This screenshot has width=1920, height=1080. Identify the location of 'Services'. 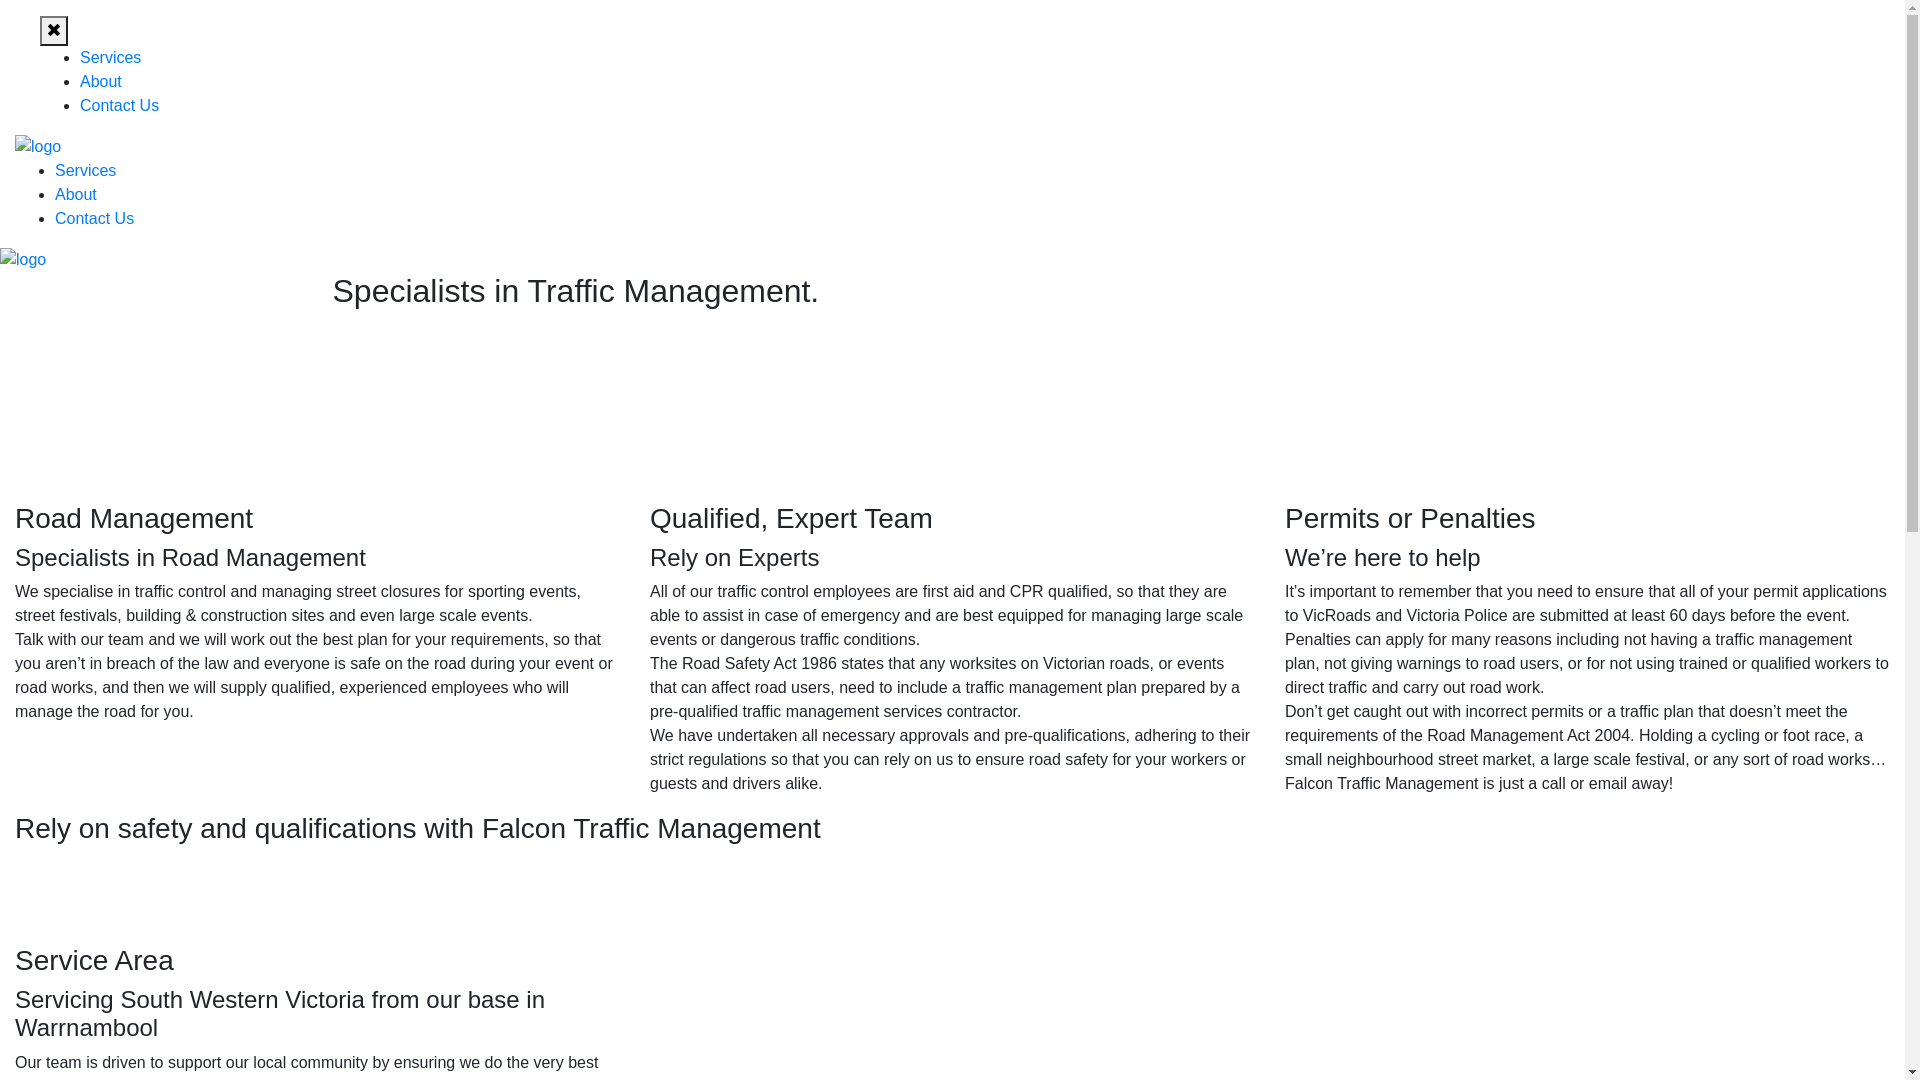
(109, 56).